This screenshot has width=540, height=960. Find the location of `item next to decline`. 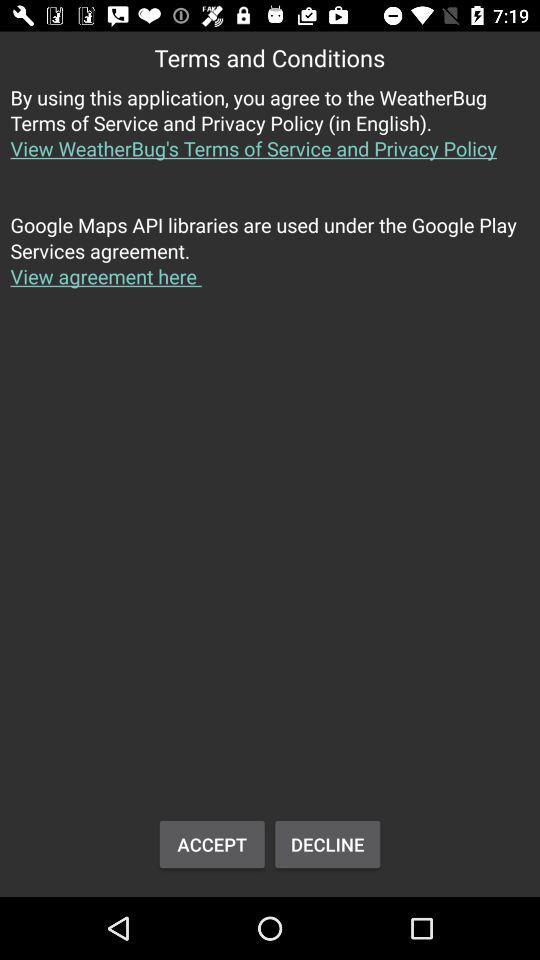

item next to decline is located at coordinates (211, 843).